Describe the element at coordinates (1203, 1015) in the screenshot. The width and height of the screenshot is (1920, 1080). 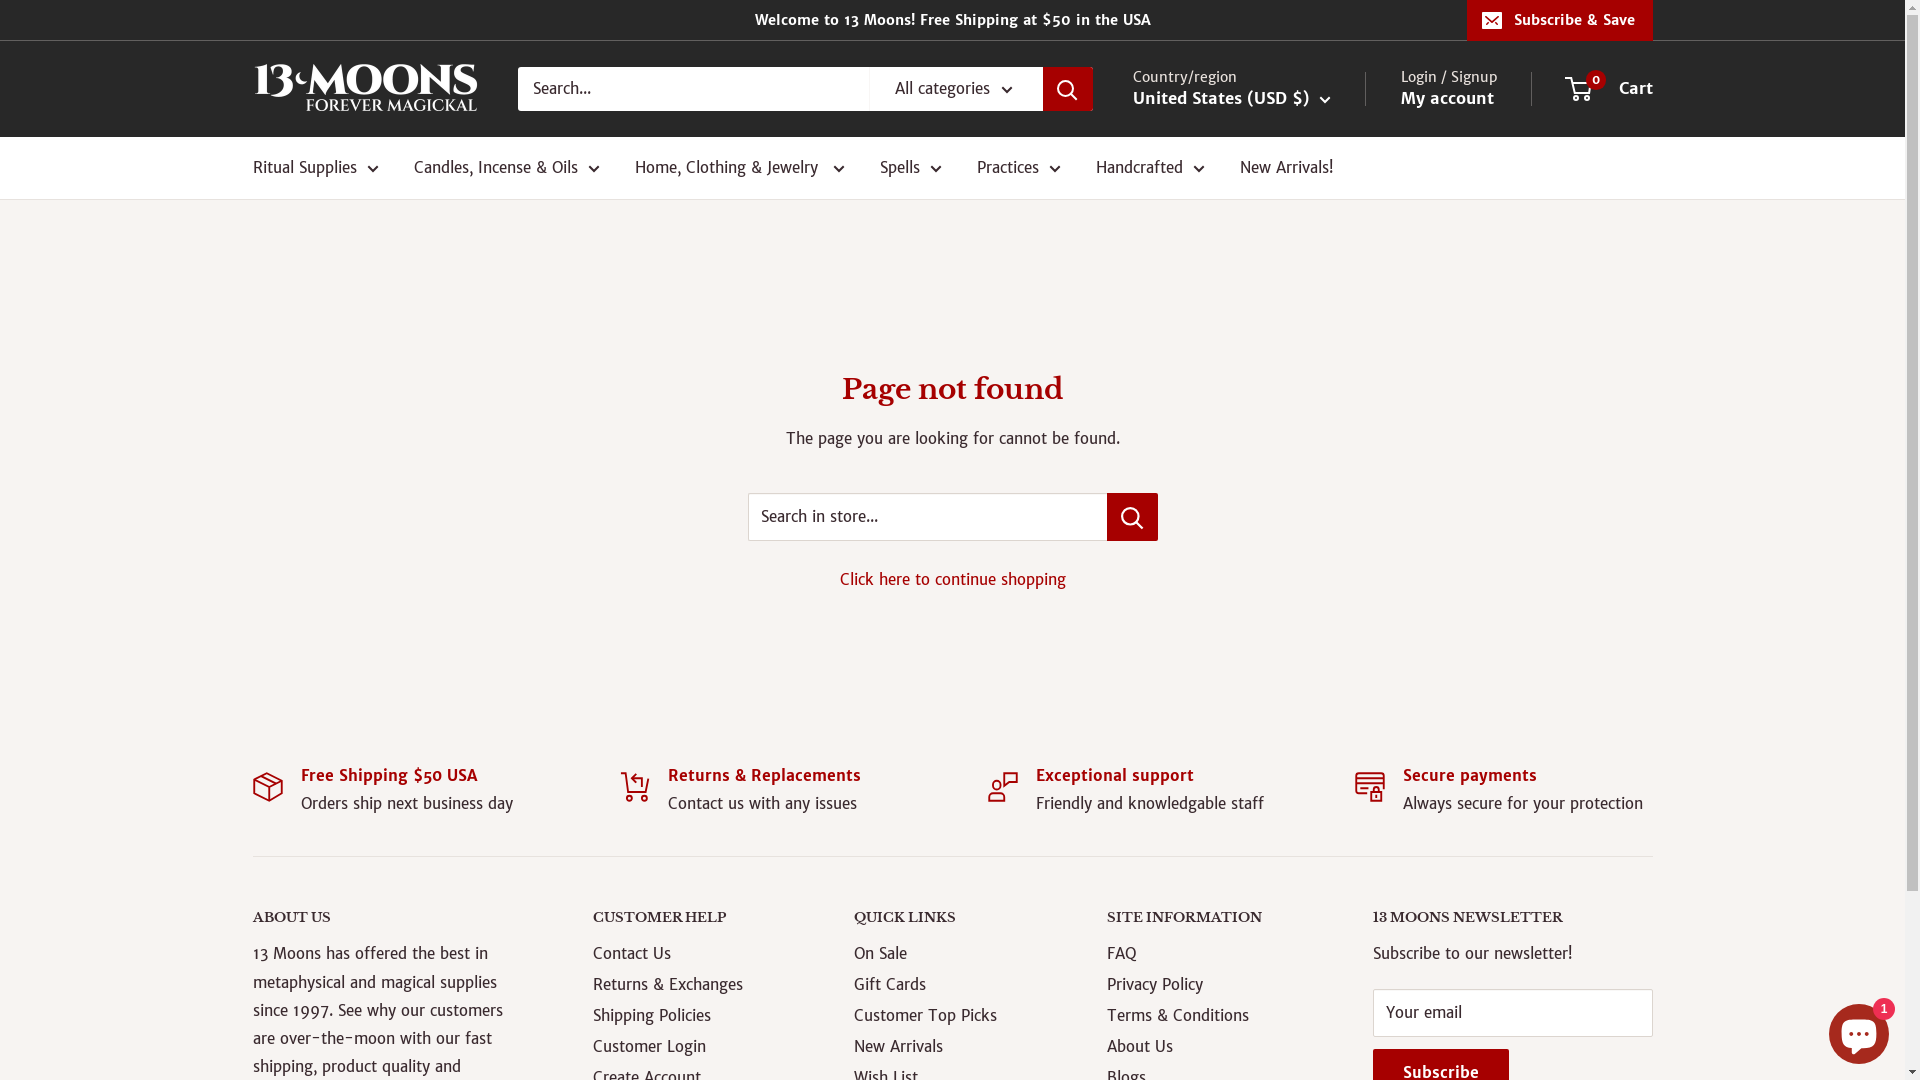
I see `'Terms & Conditions'` at that location.